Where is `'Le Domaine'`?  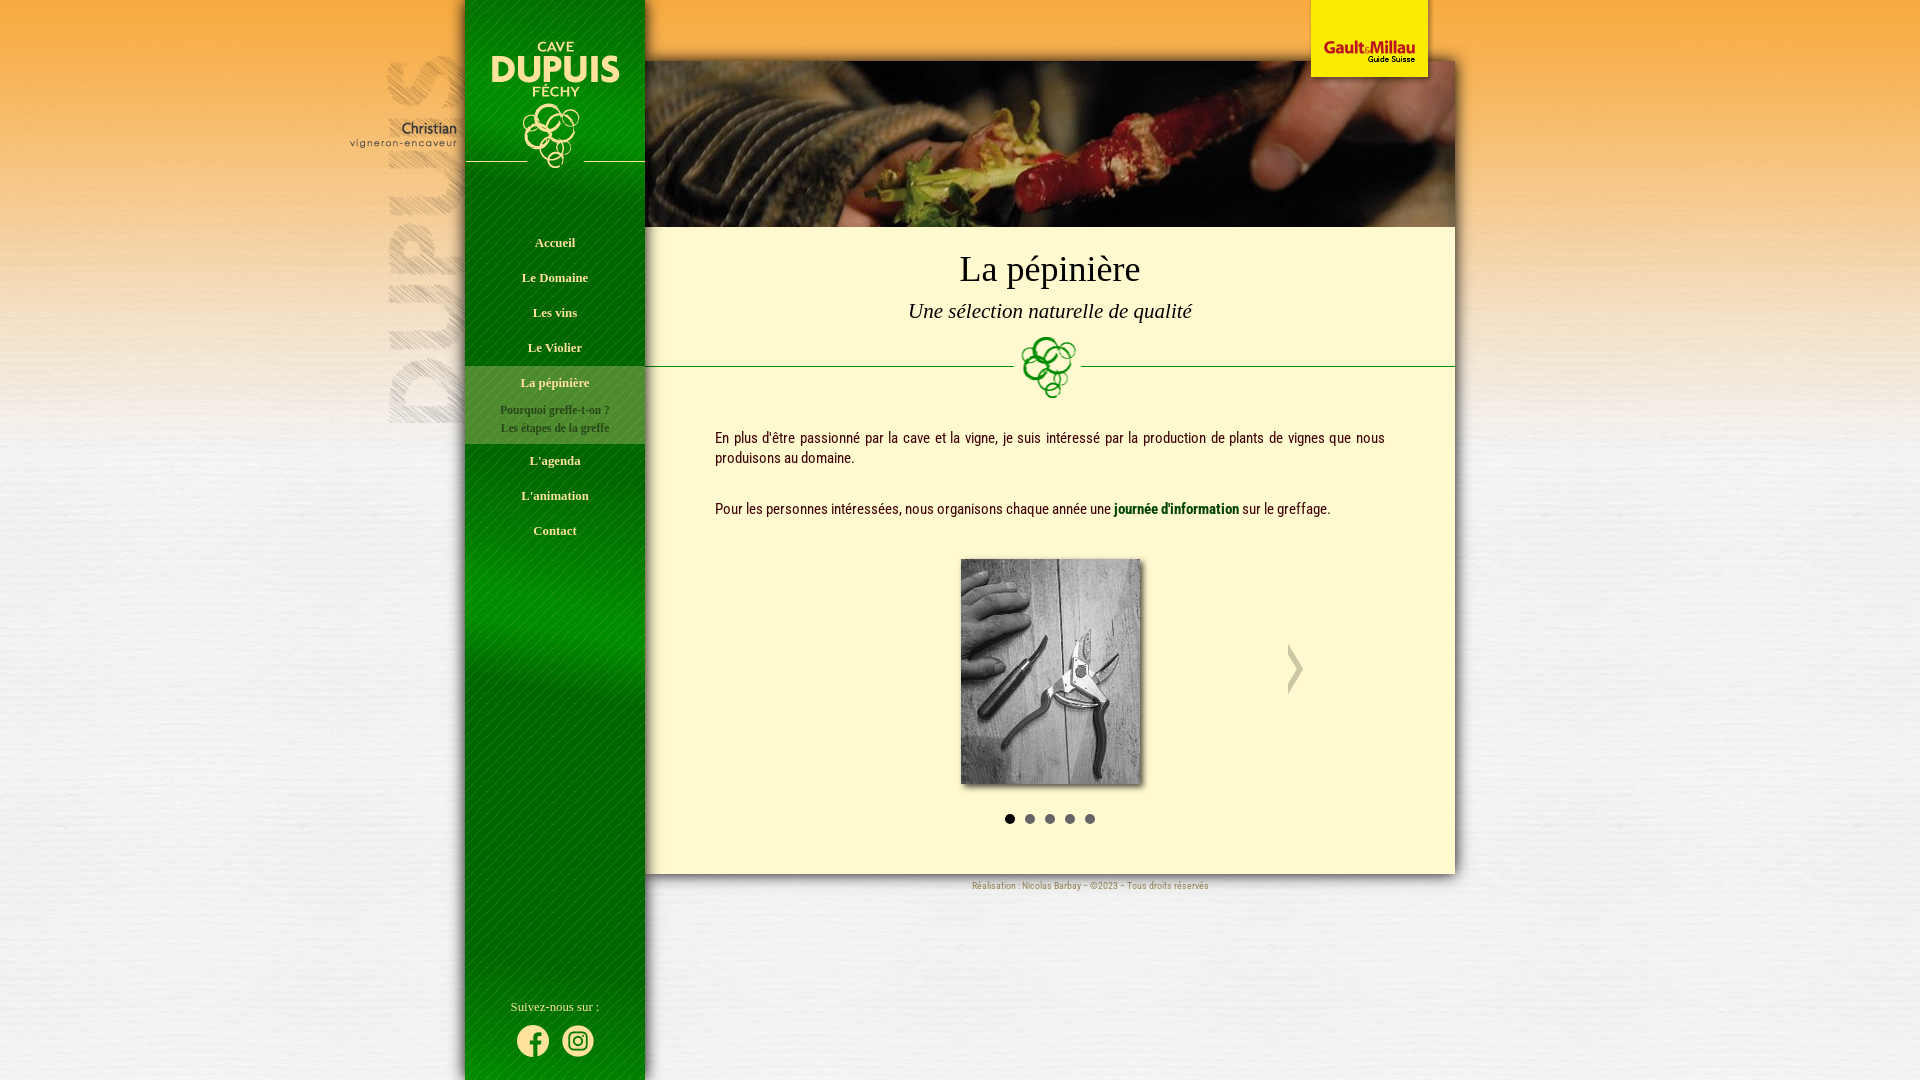
'Le Domaine' is located at coordinates (555, 278).